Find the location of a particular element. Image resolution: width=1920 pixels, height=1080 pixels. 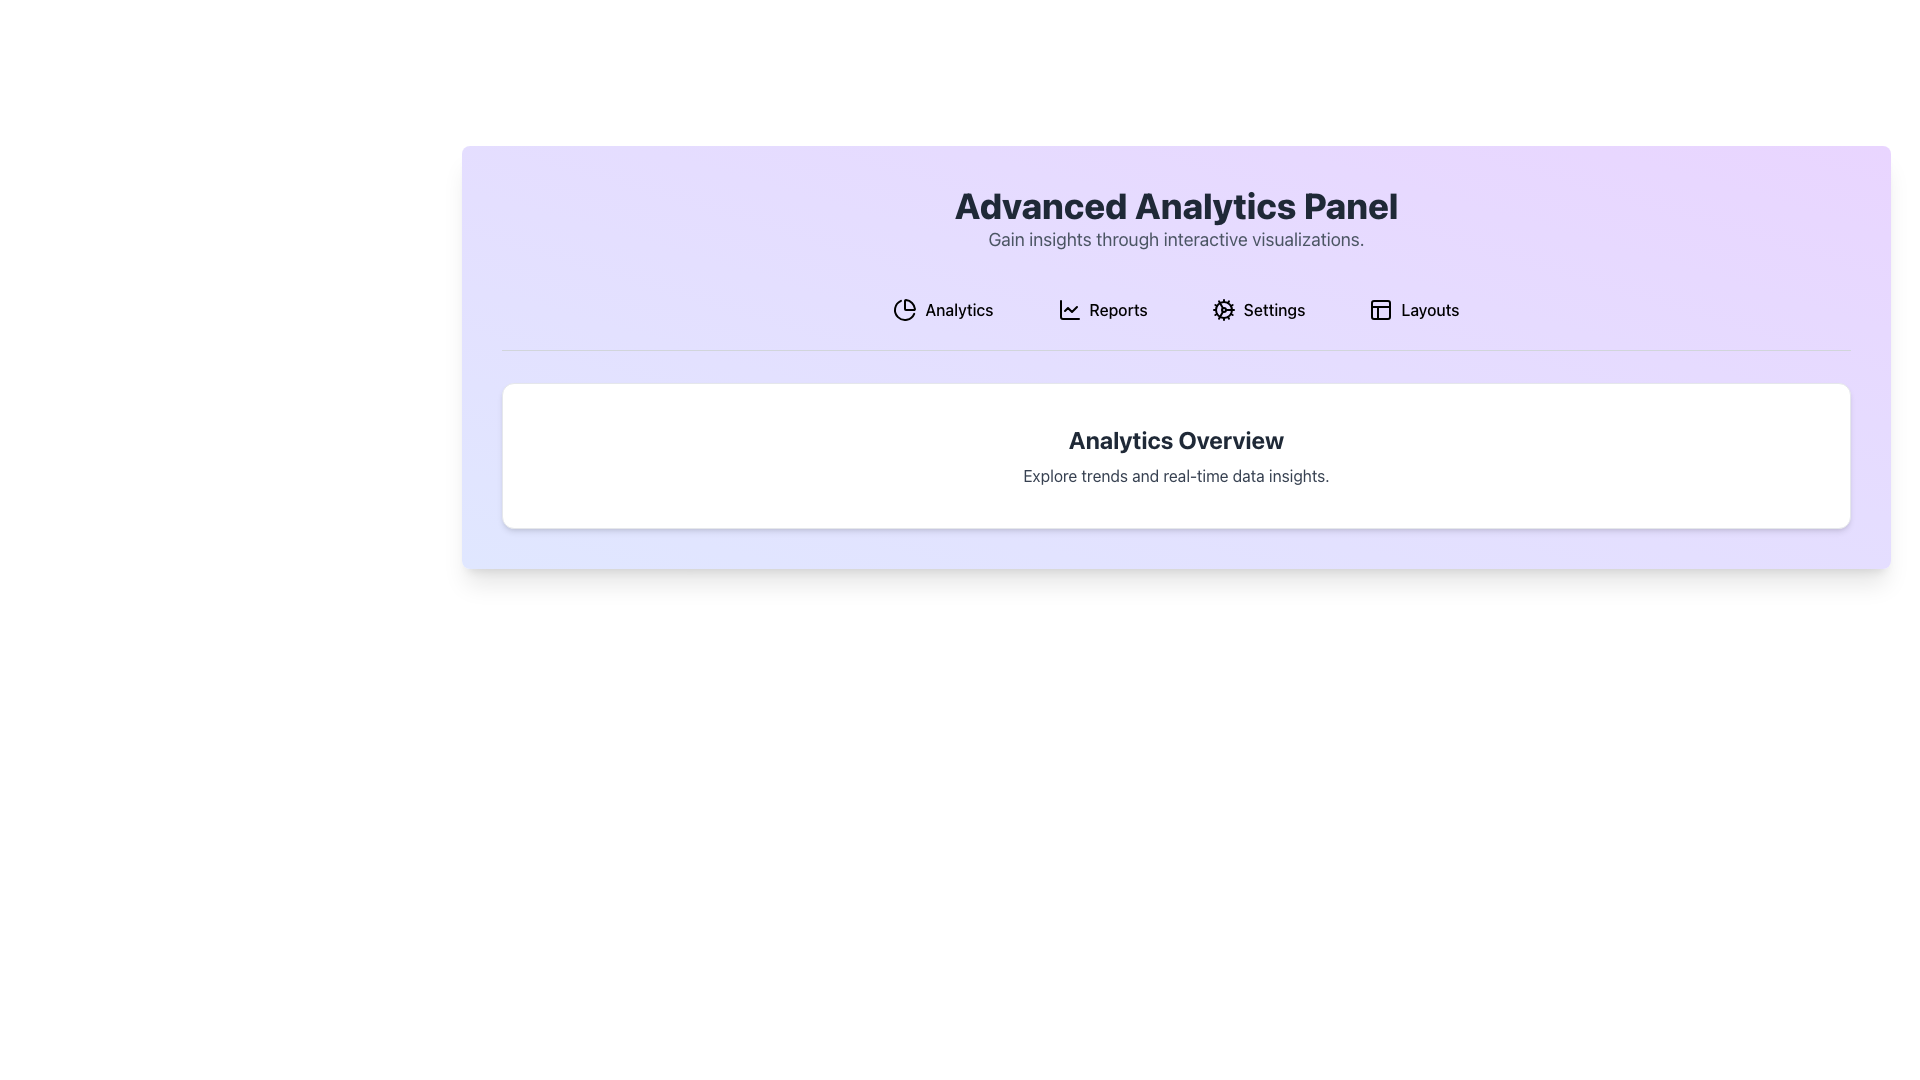

the settings button in the horizontal navigation bar is located at coordinates (1257, 309).